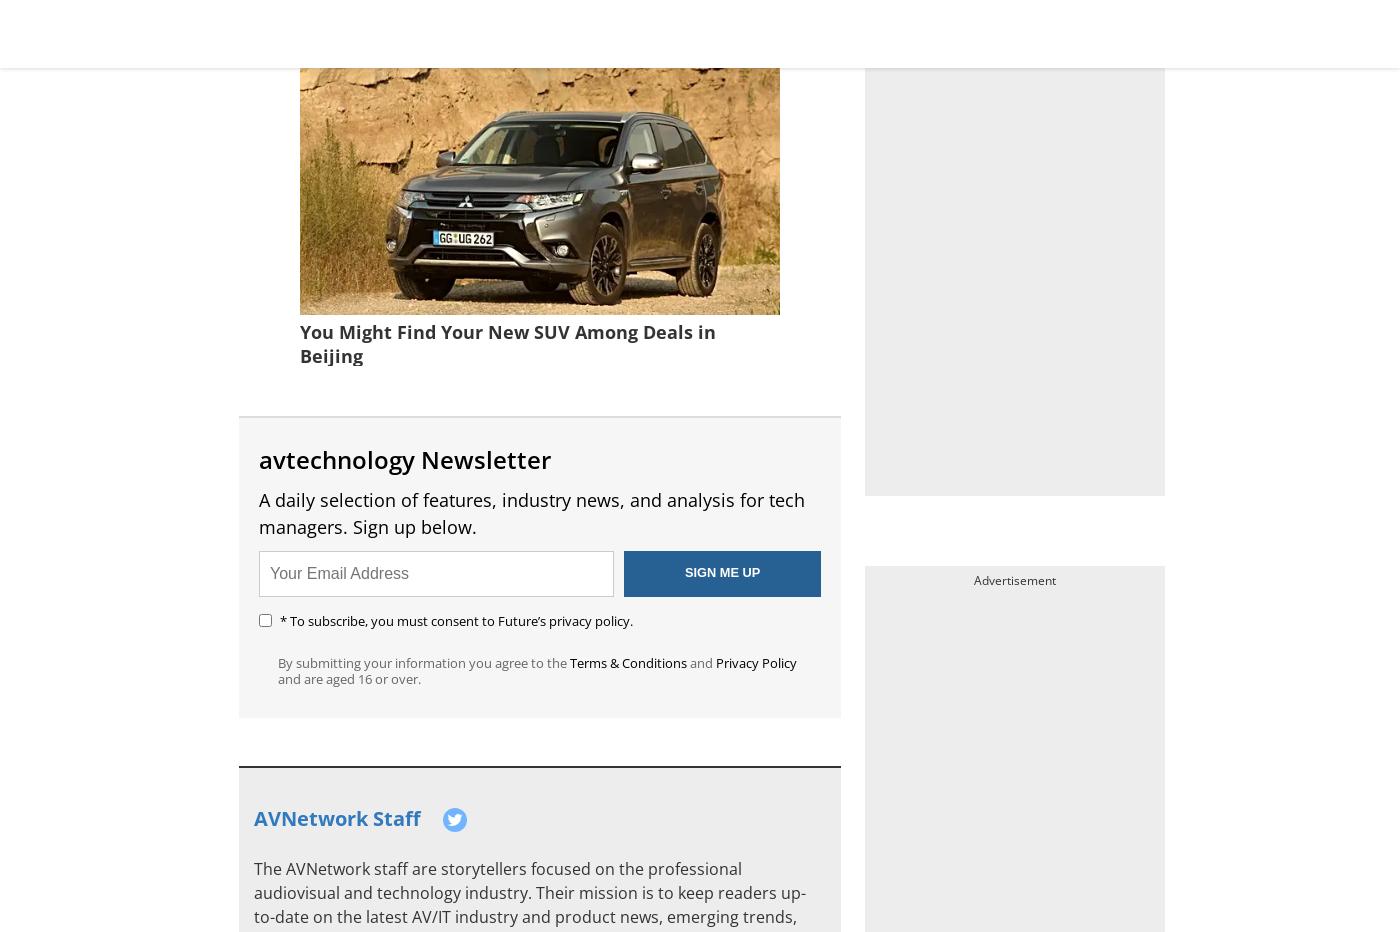 This screenshot has height=932, width=1400. I want to click on 'Advertisement', so click(1015, 580).